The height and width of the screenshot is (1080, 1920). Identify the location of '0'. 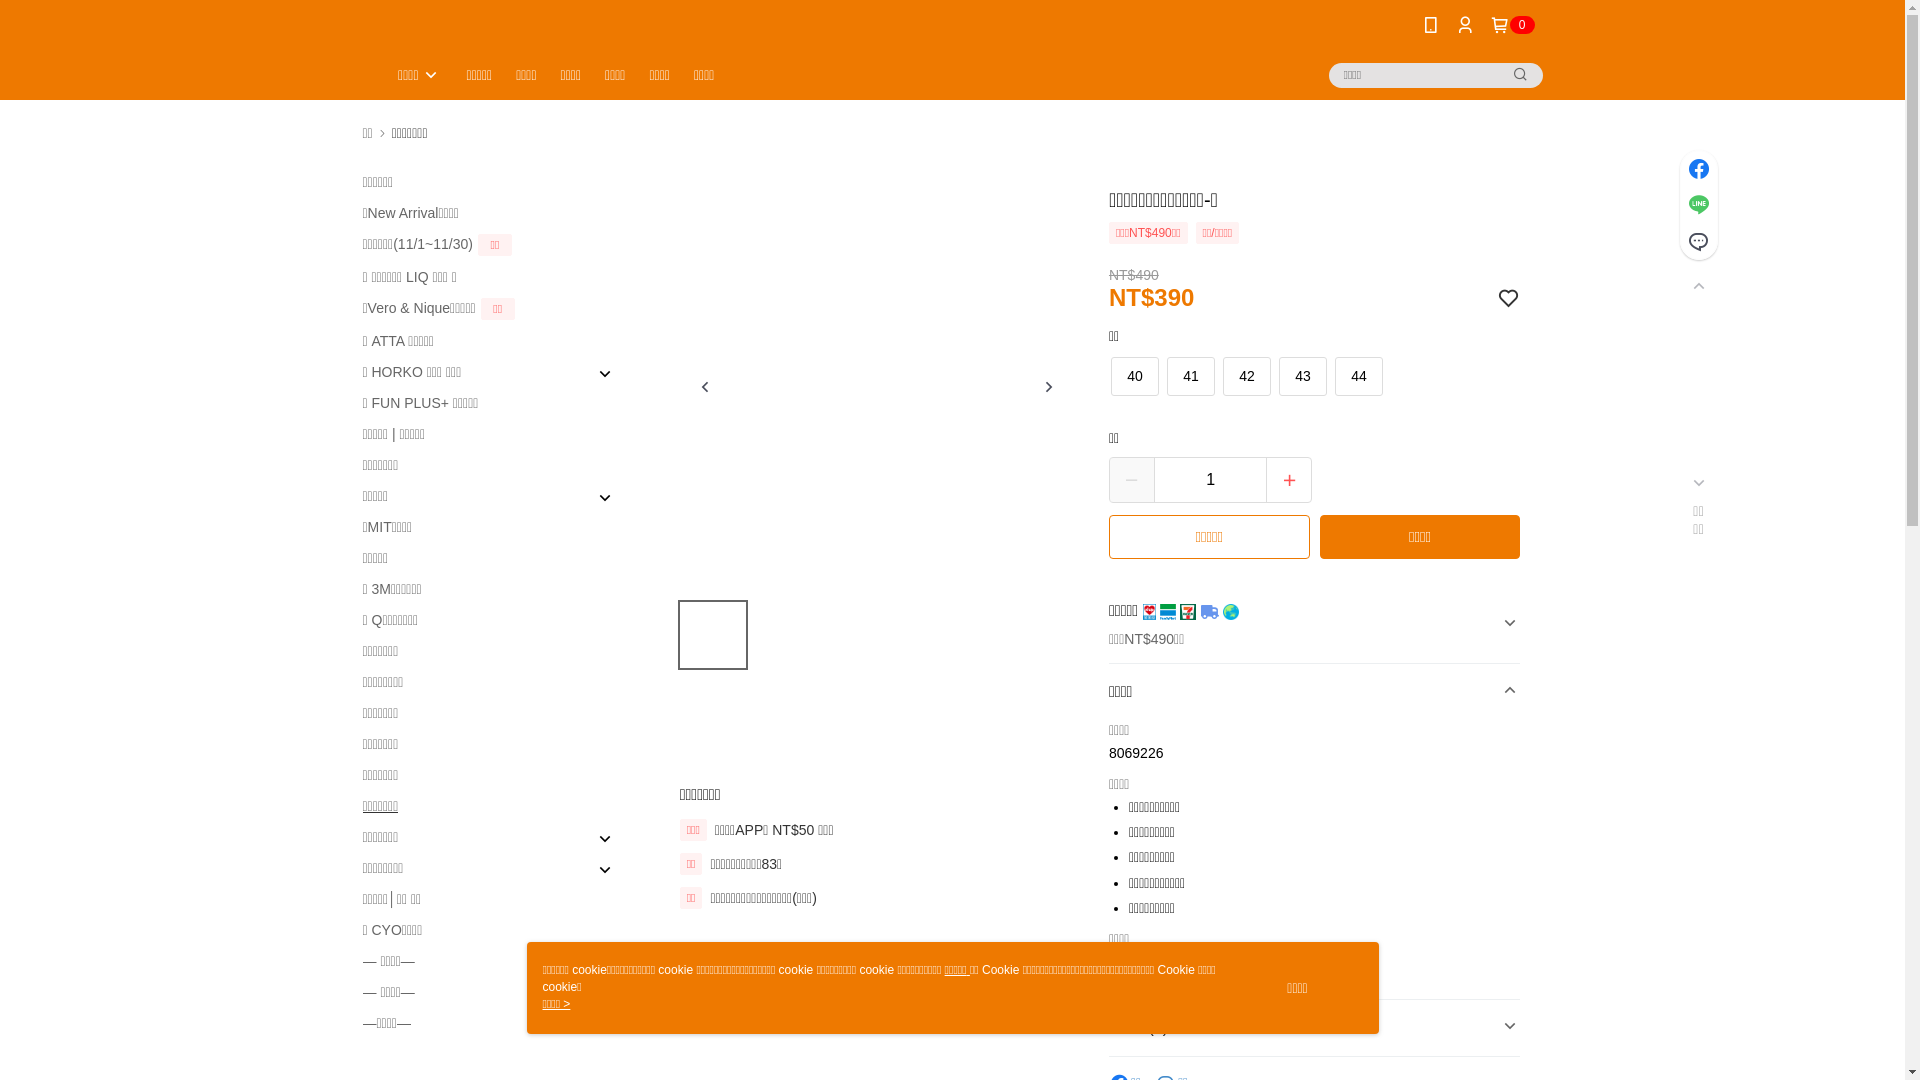
(1512, 24).